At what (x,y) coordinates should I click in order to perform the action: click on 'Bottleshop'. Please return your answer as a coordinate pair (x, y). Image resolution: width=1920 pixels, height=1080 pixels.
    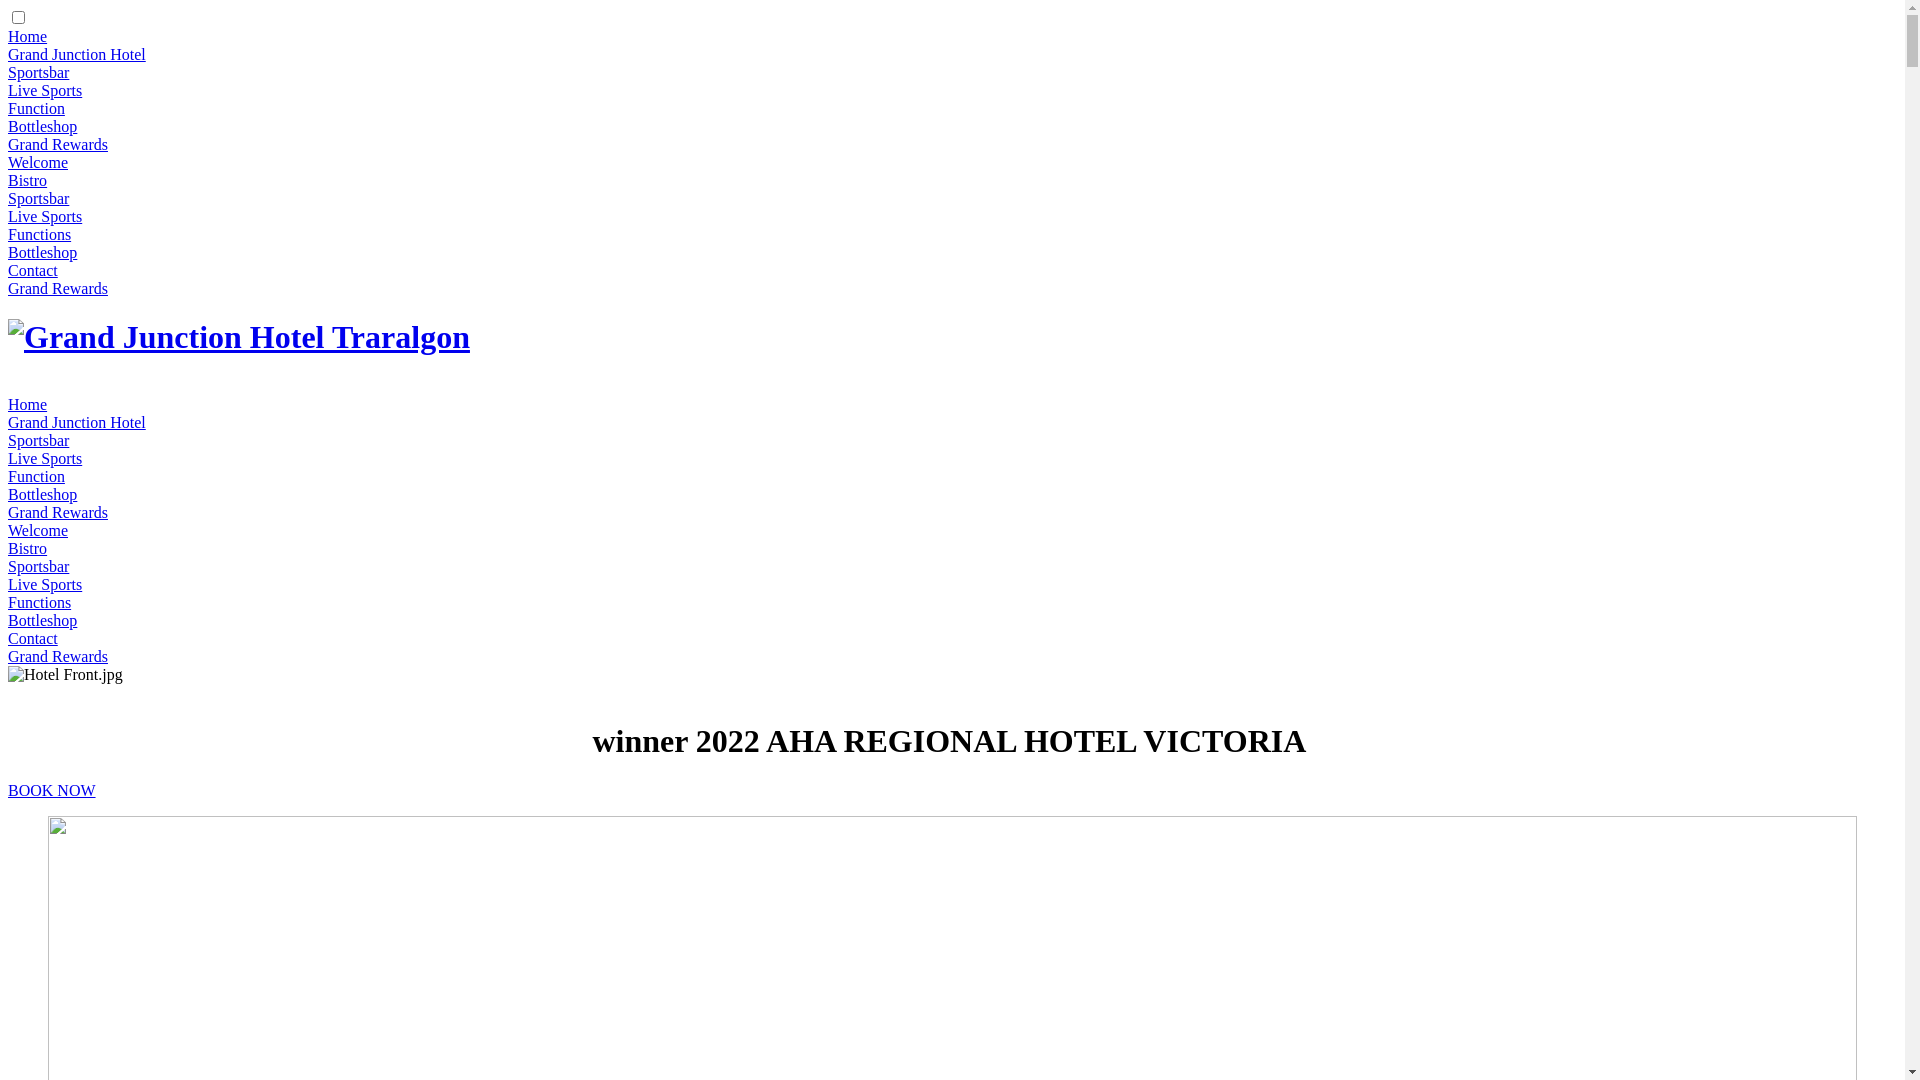
    Looking at the image, I should click on (42, 126).